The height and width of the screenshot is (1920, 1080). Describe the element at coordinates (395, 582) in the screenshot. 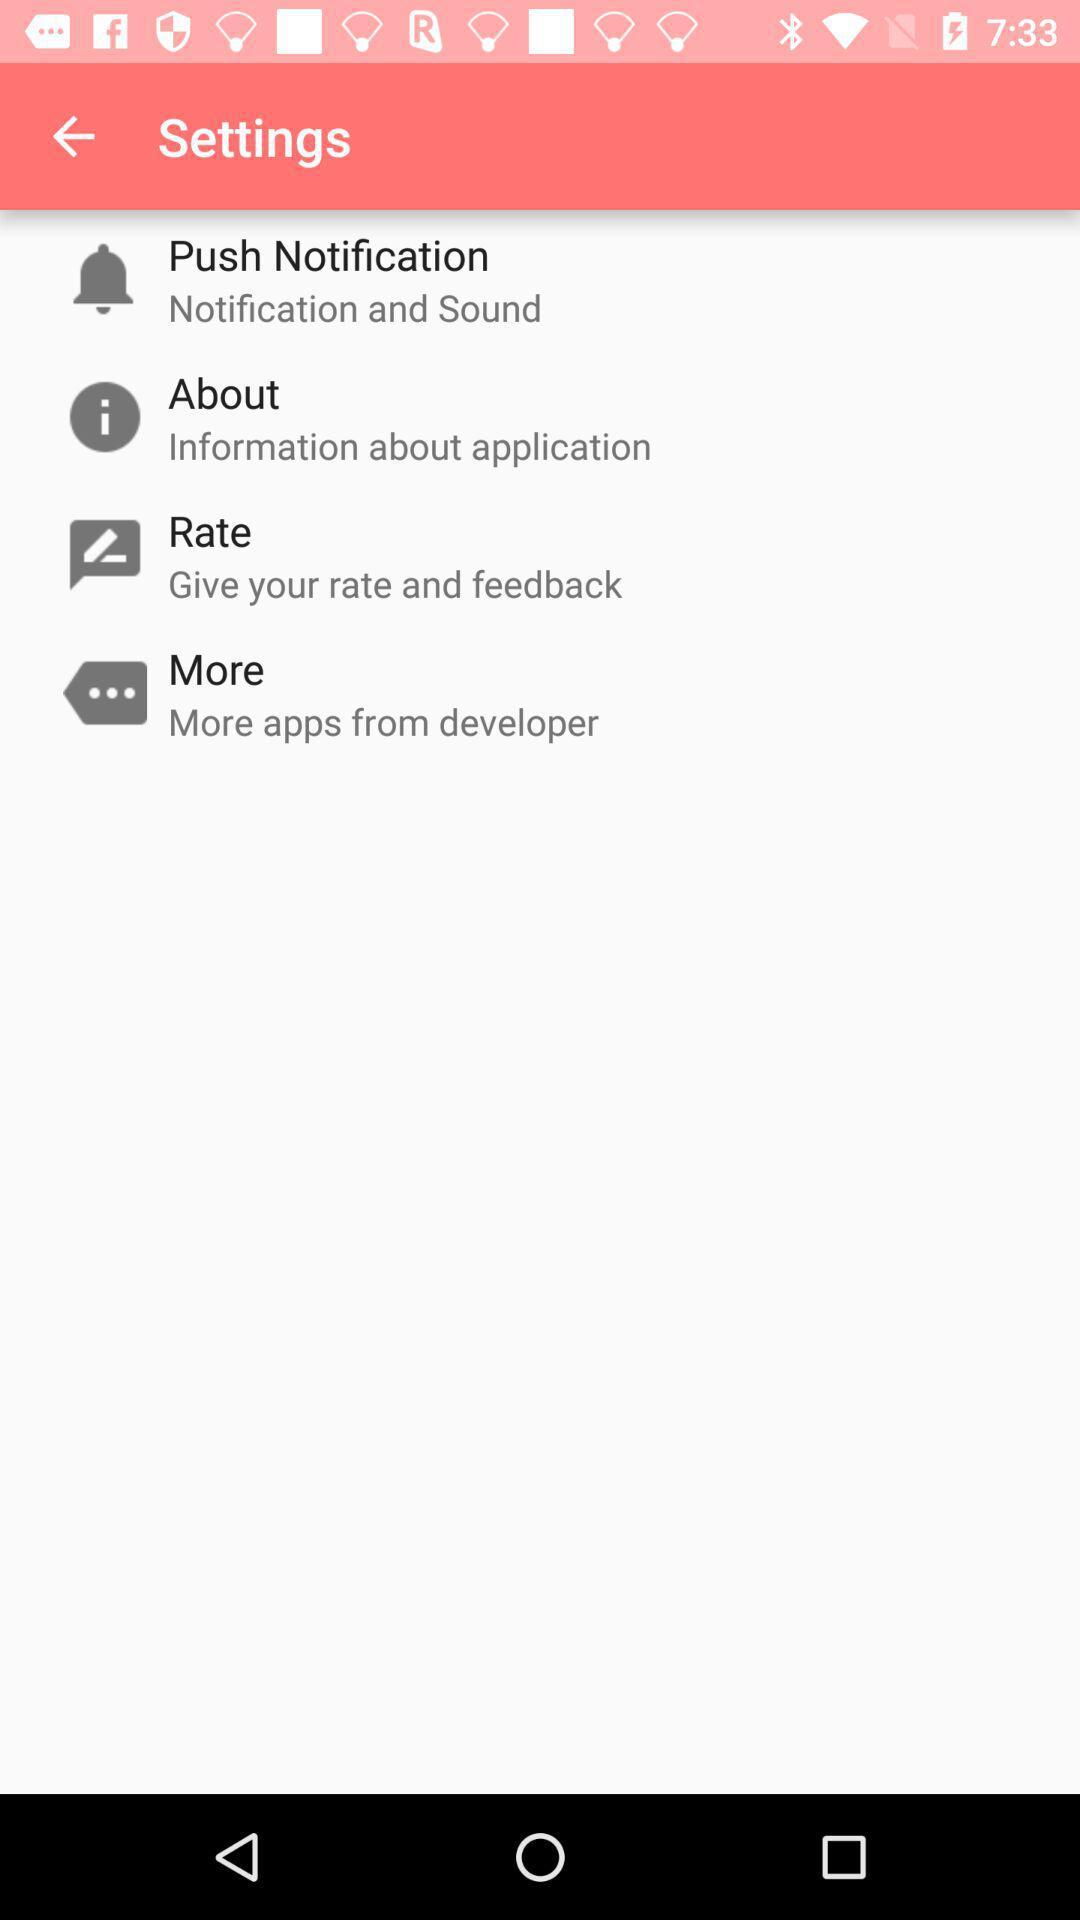

I see `the give your rate` at that location.